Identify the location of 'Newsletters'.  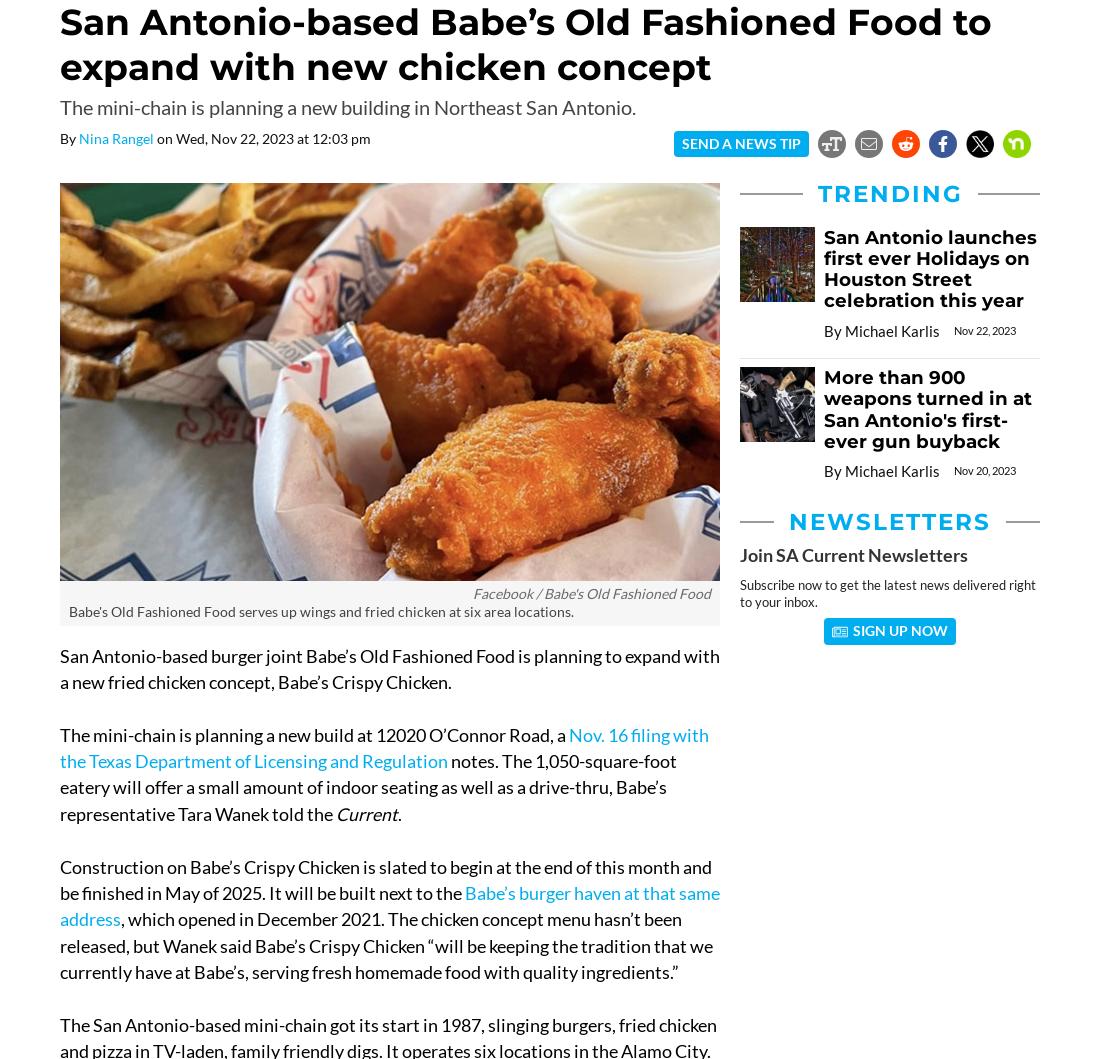
(889, 521).